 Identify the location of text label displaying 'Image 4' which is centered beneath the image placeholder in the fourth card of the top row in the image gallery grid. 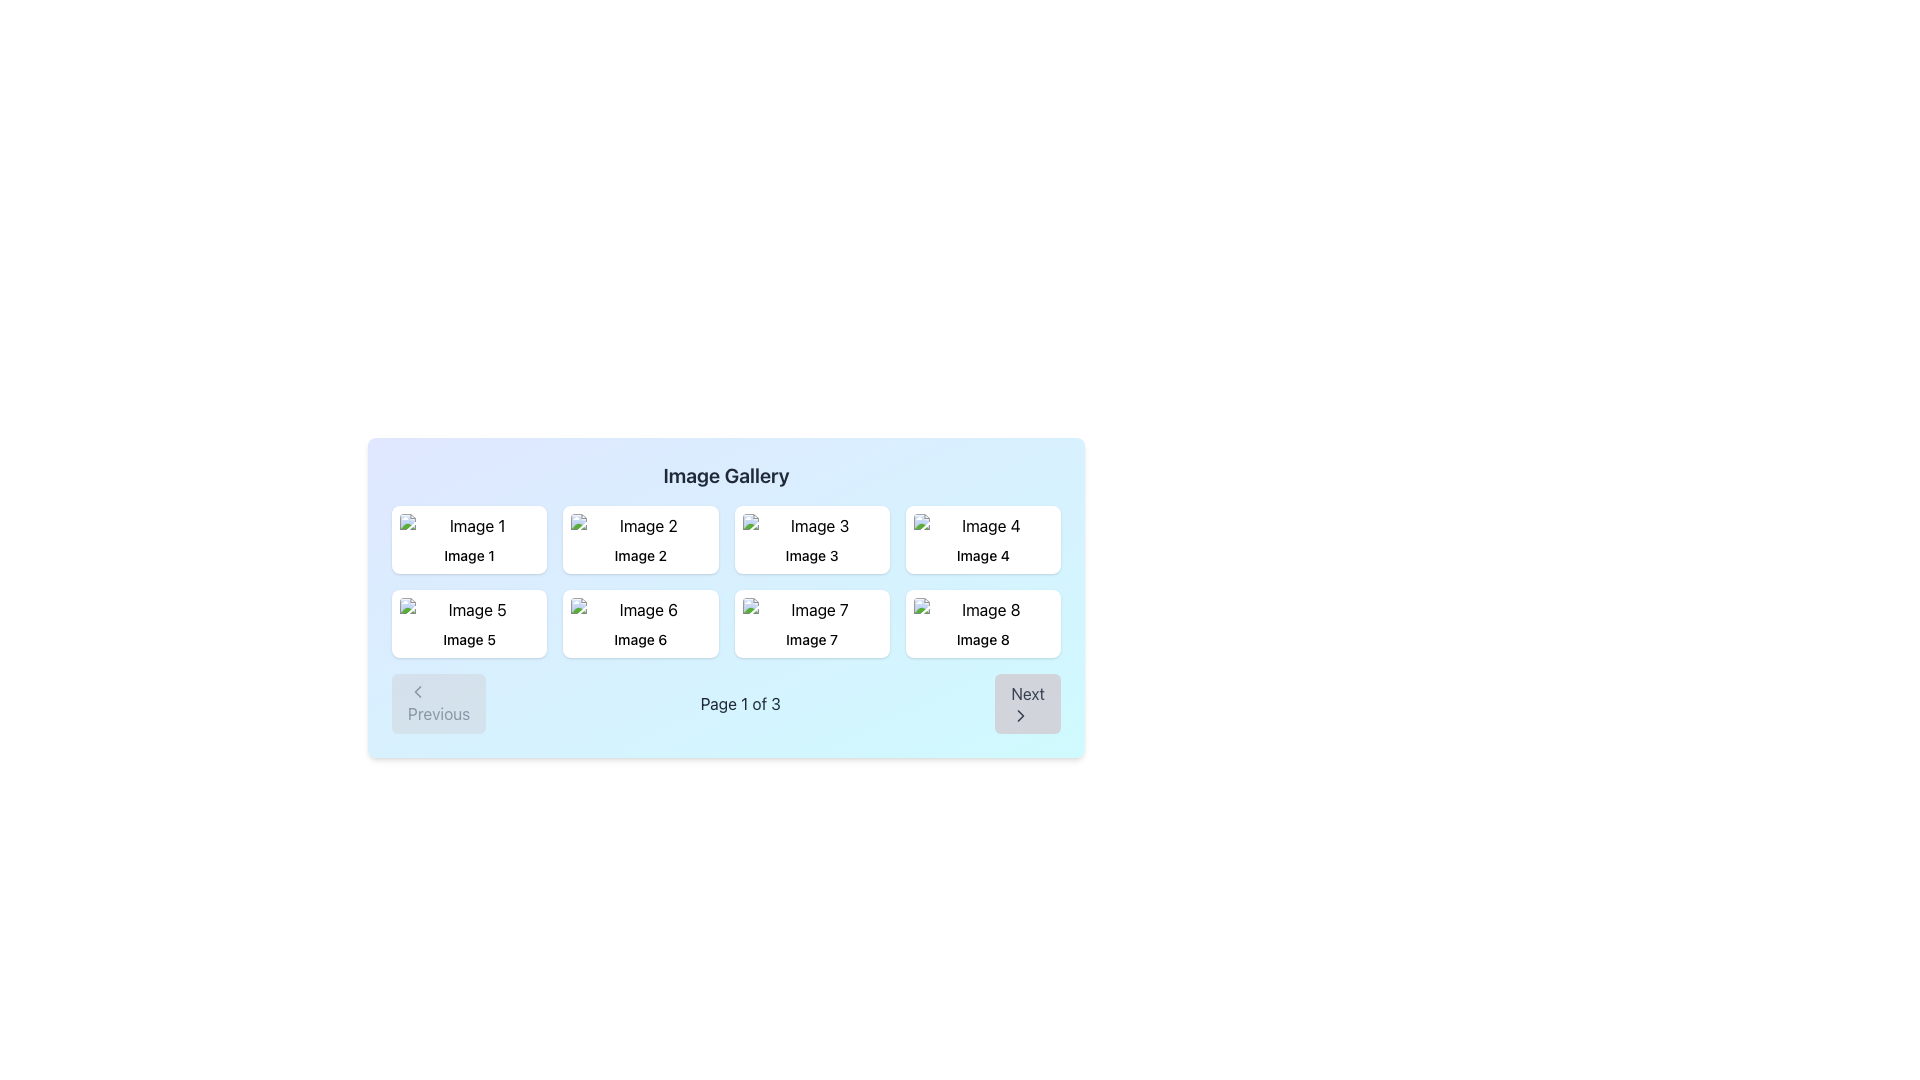
(983, 555).